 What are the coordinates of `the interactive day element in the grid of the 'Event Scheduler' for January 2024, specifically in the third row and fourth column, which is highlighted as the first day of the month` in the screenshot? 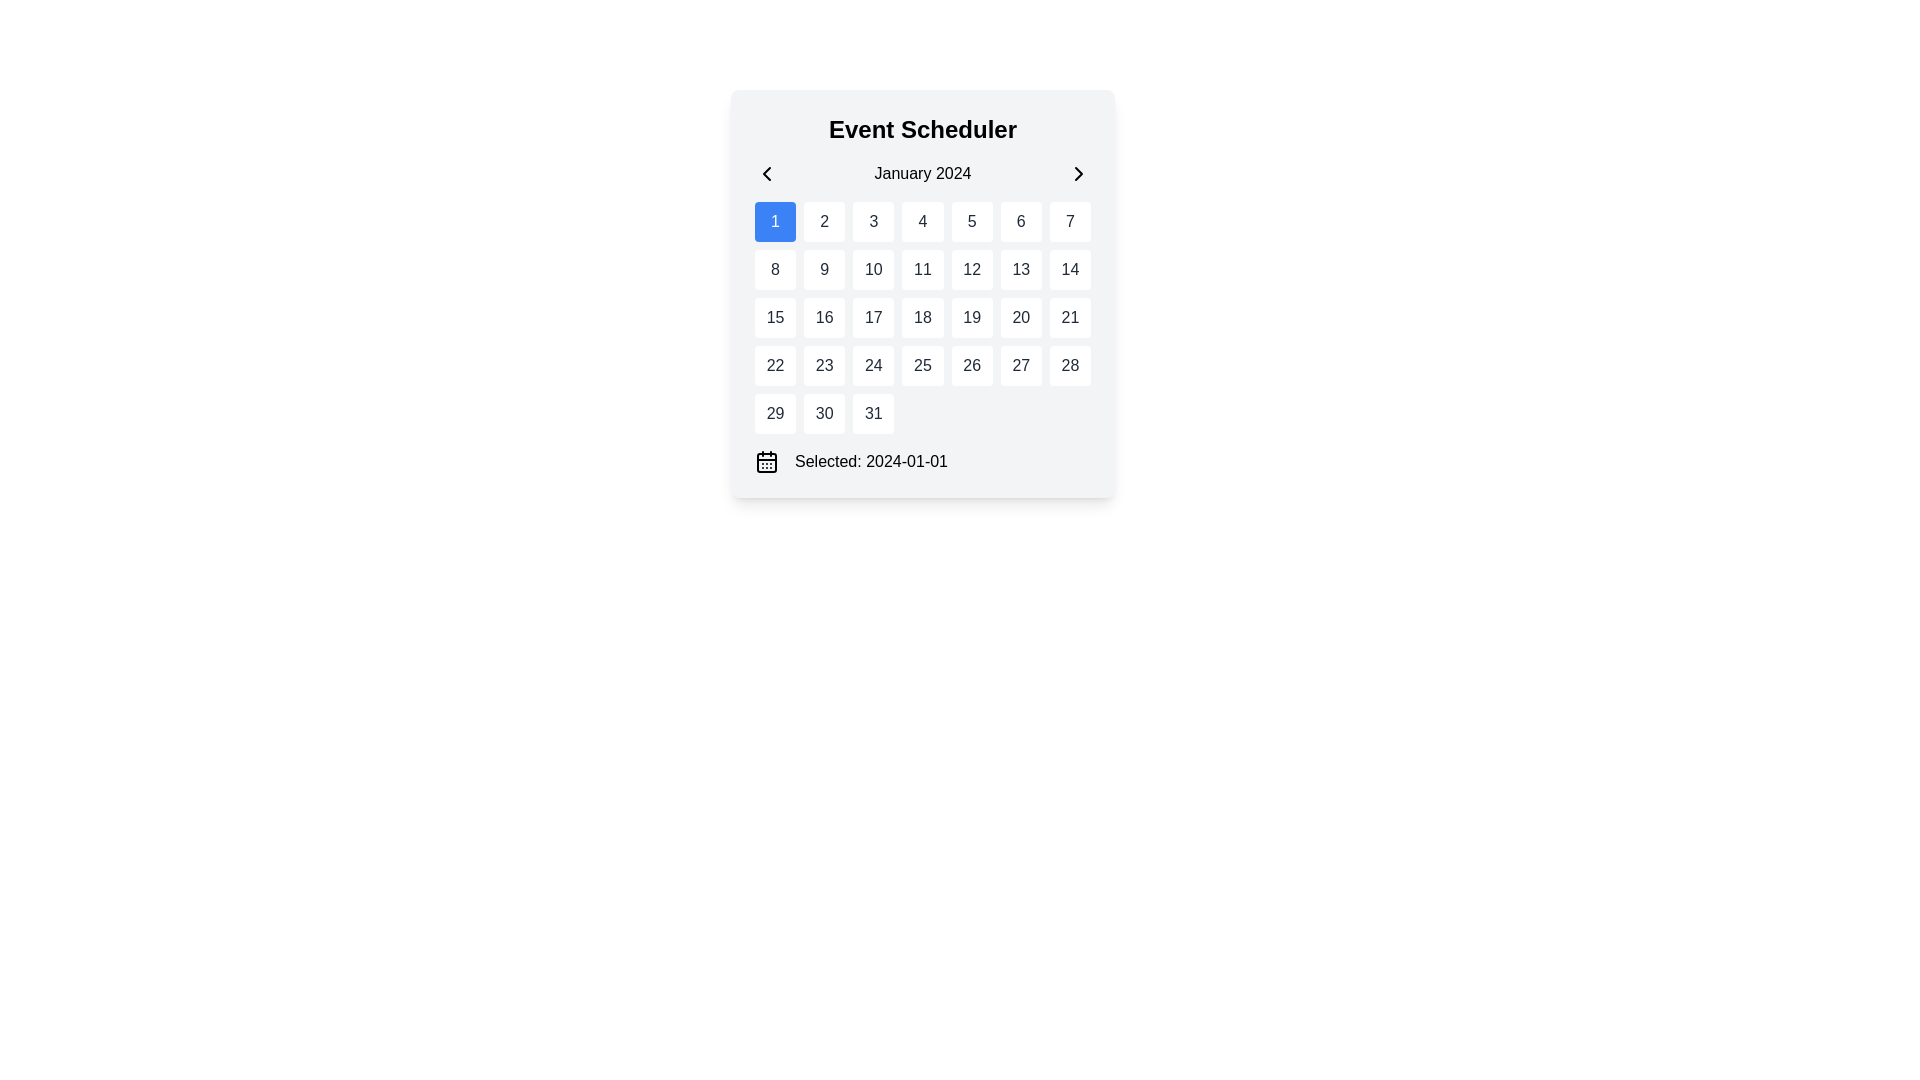 It's located at (921, 316).